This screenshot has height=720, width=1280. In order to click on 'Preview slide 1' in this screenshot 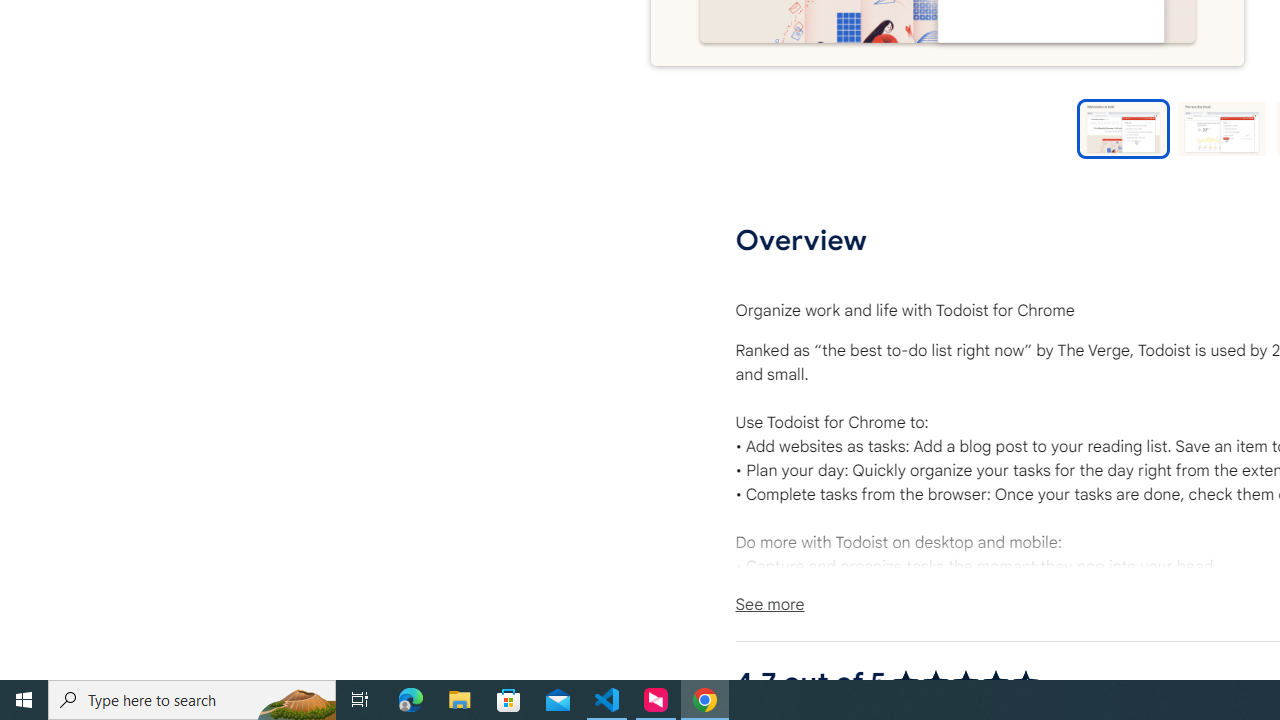, I will do `click(1123, 128)`.